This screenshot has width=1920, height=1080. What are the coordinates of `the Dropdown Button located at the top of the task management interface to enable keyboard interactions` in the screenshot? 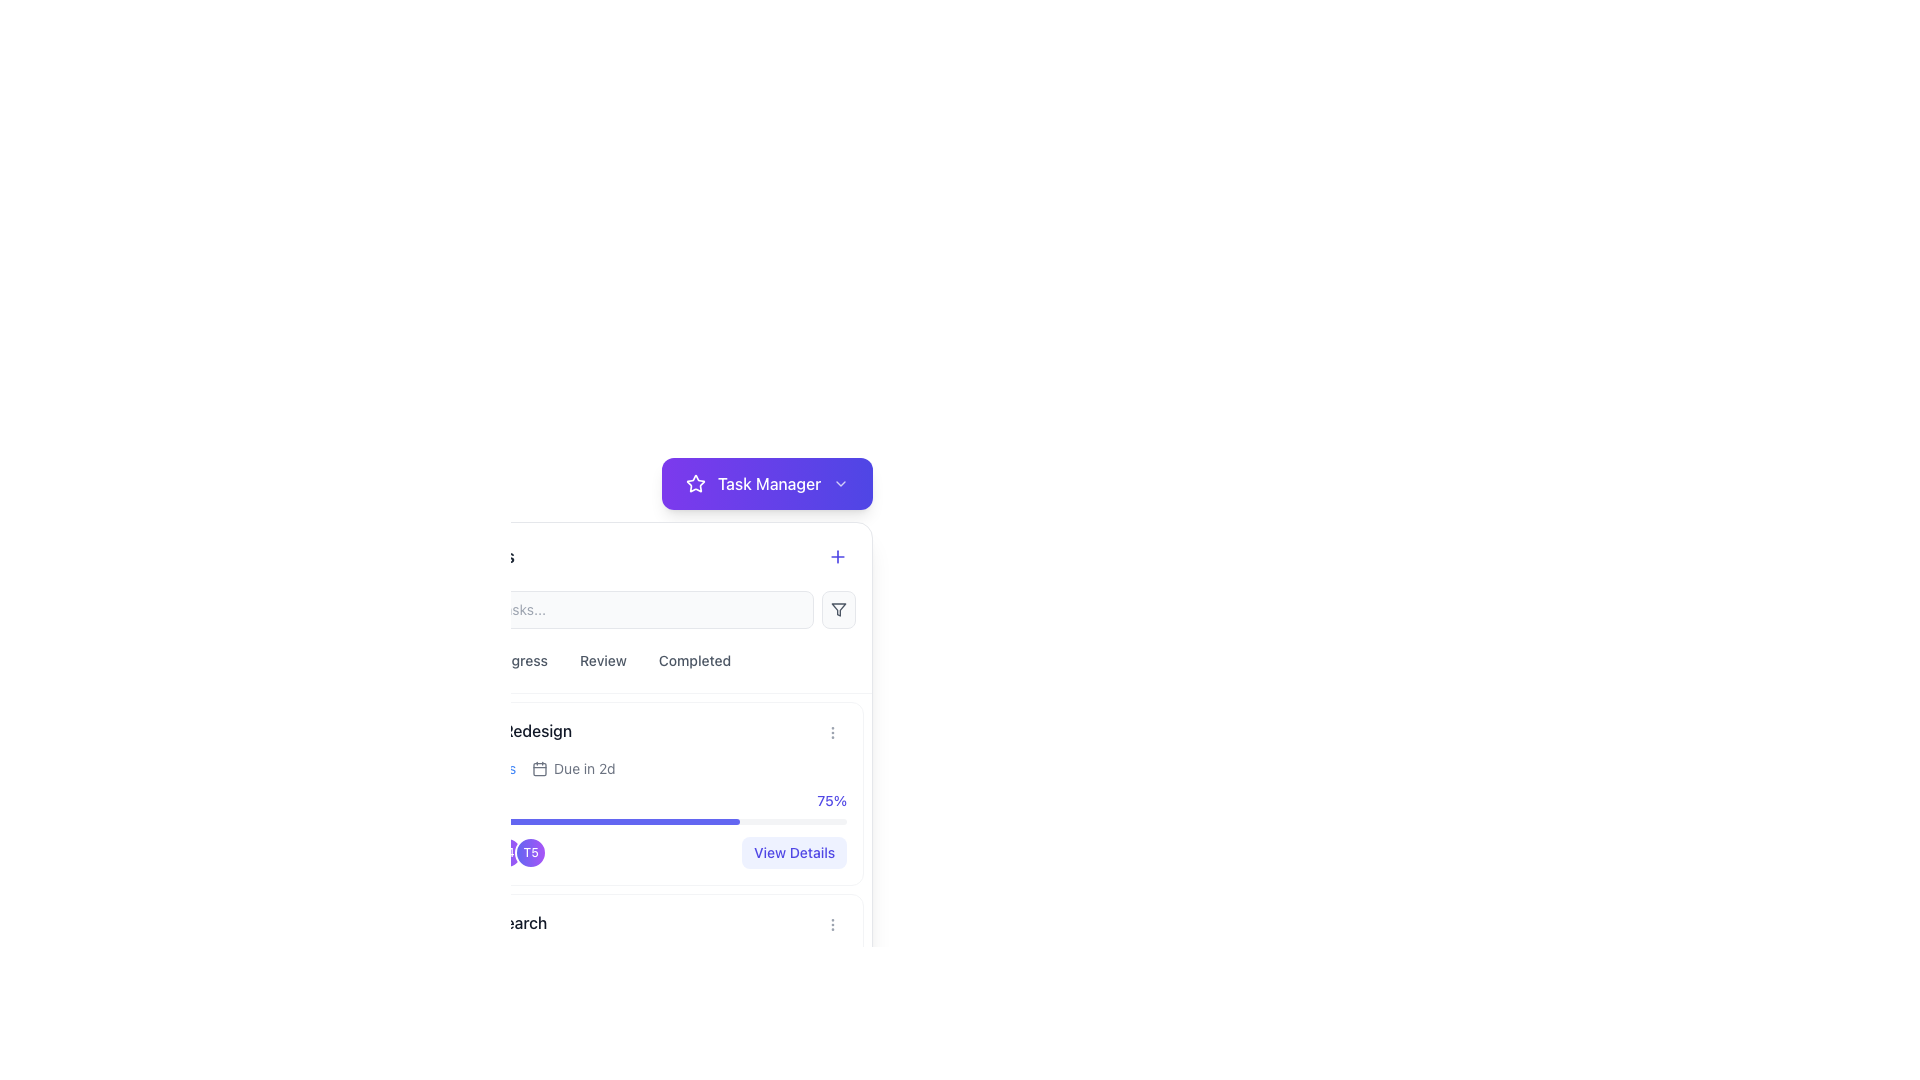 It's located at (766, 483).